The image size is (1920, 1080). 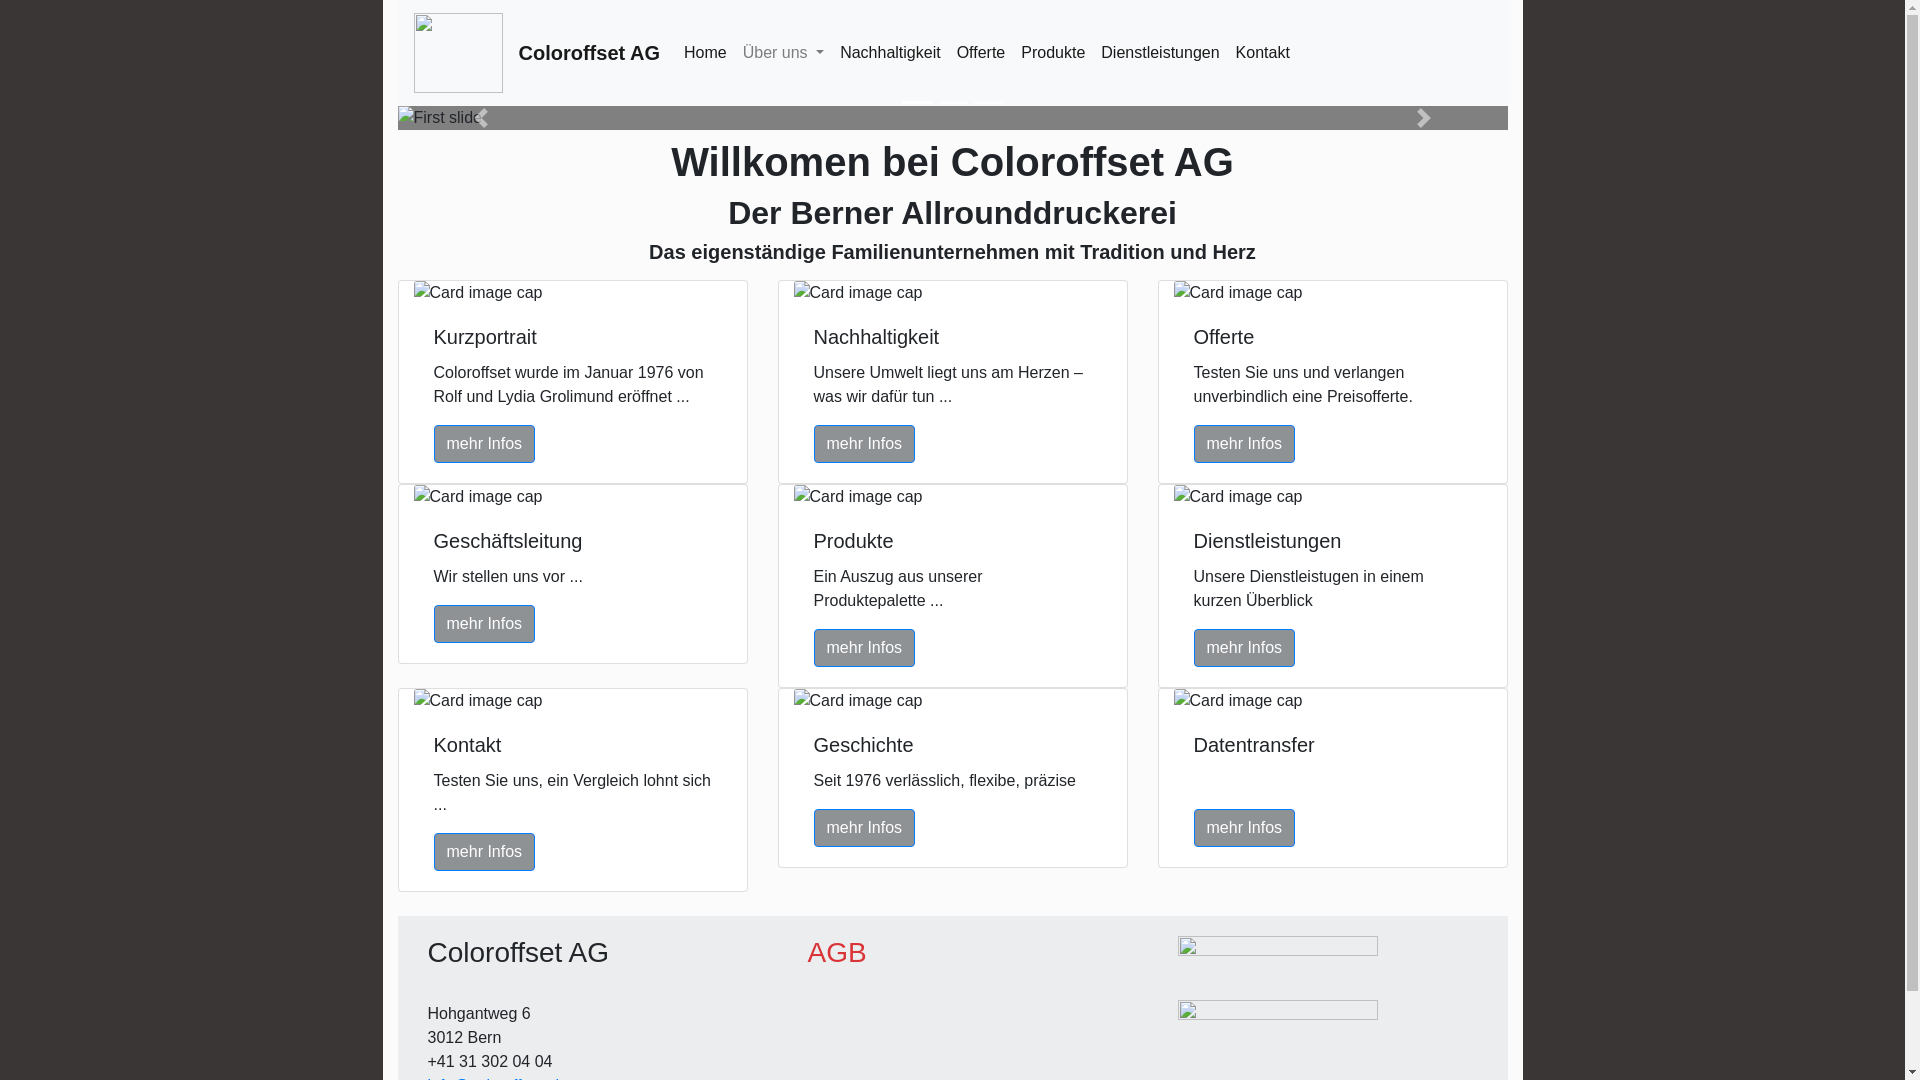 What do you see at coordinates (831, 52) in the screenshot?
I see `'Nachhaltigkeit` at bounding box center [831, 52].